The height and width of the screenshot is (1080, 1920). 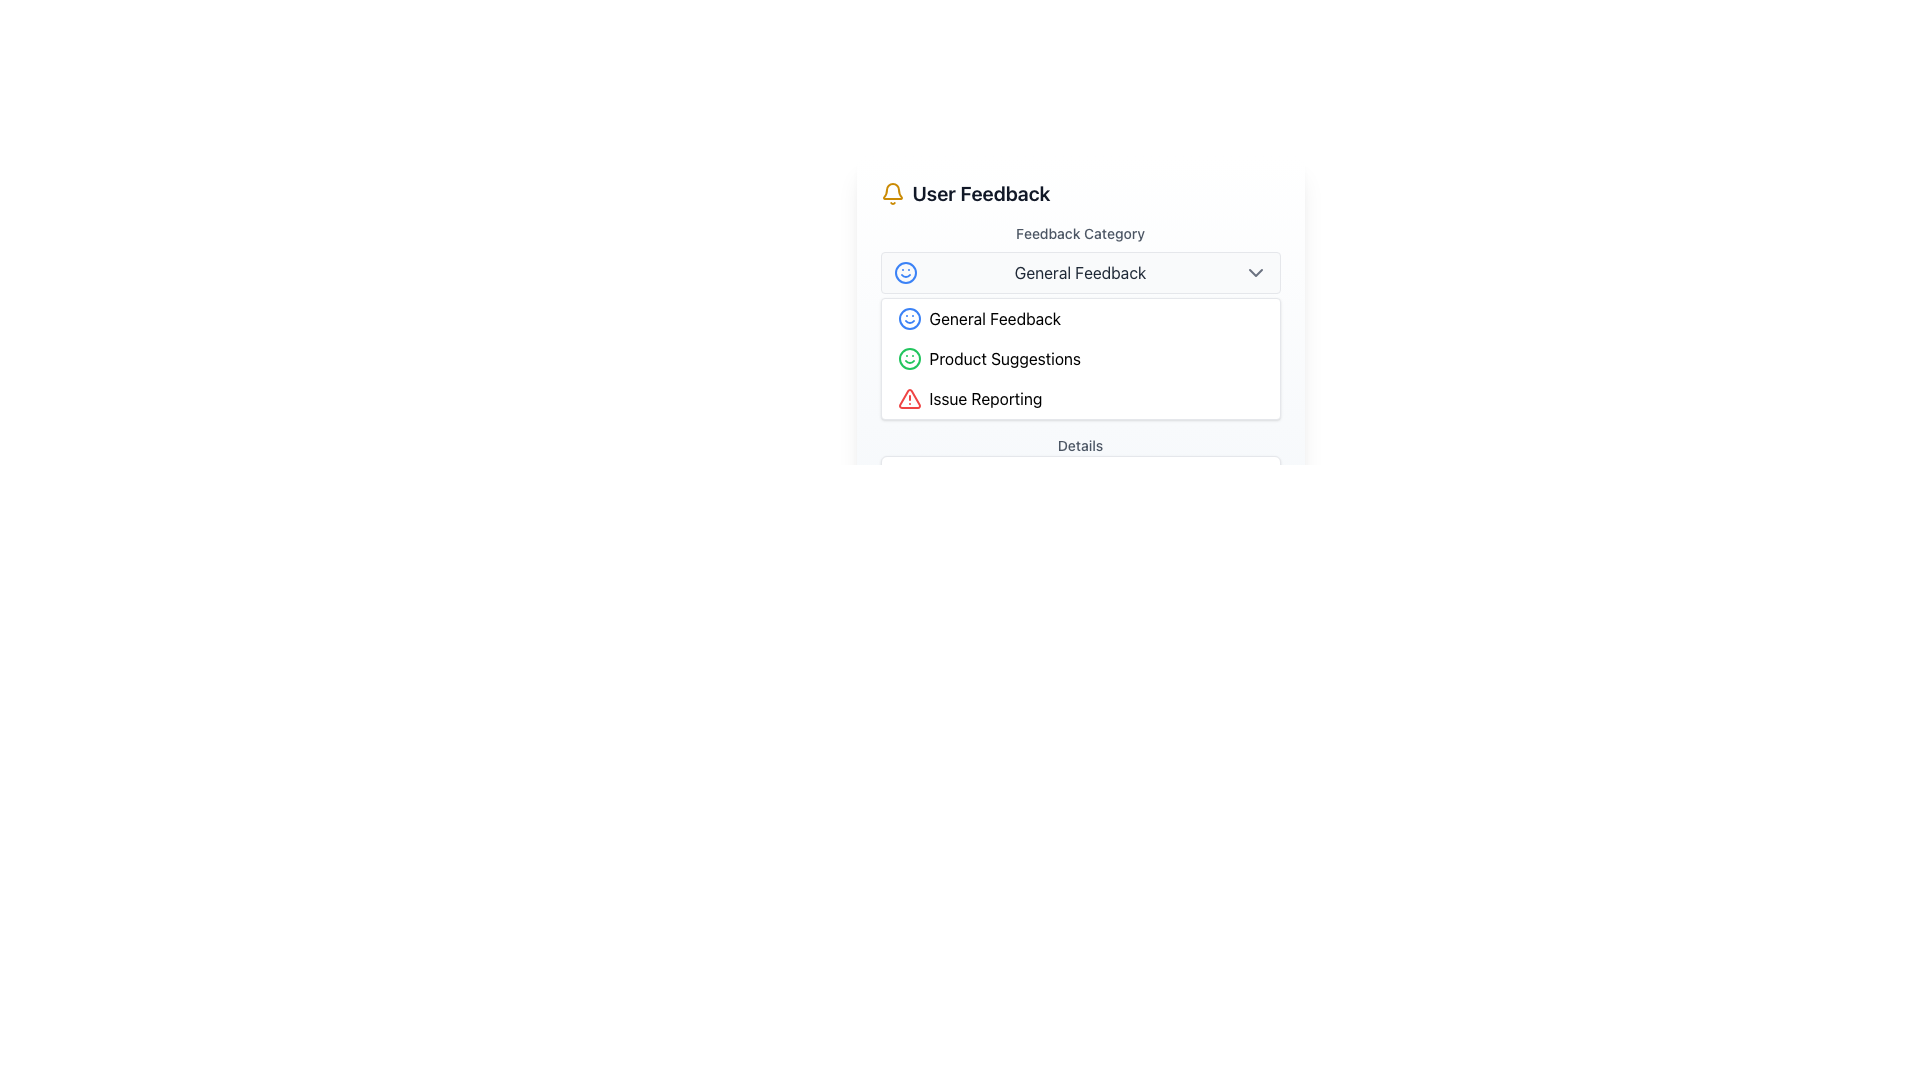 I want to click on an option from the 'Feedback Category' dropdown list to categorize feedback, so click(x=1079, y=357).